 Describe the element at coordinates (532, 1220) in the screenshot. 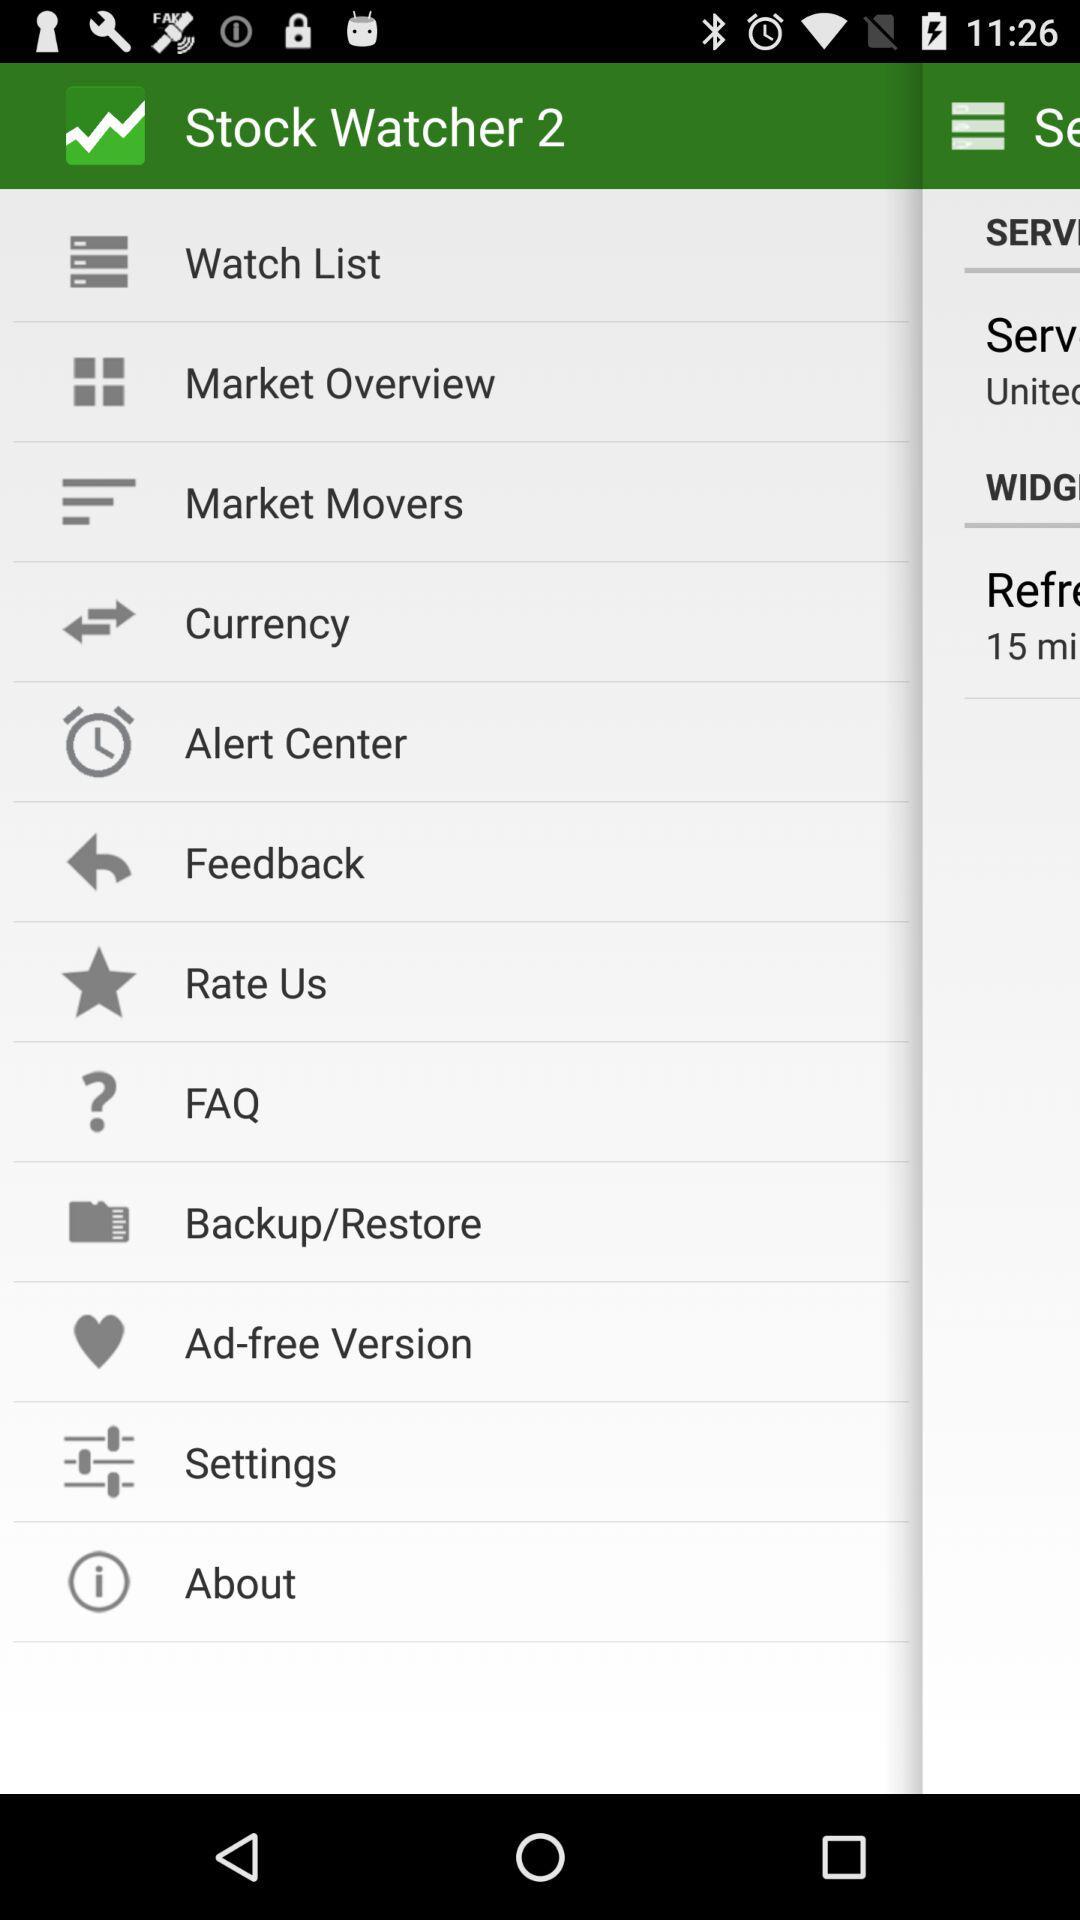

I see `backup/restore icon` at that location.